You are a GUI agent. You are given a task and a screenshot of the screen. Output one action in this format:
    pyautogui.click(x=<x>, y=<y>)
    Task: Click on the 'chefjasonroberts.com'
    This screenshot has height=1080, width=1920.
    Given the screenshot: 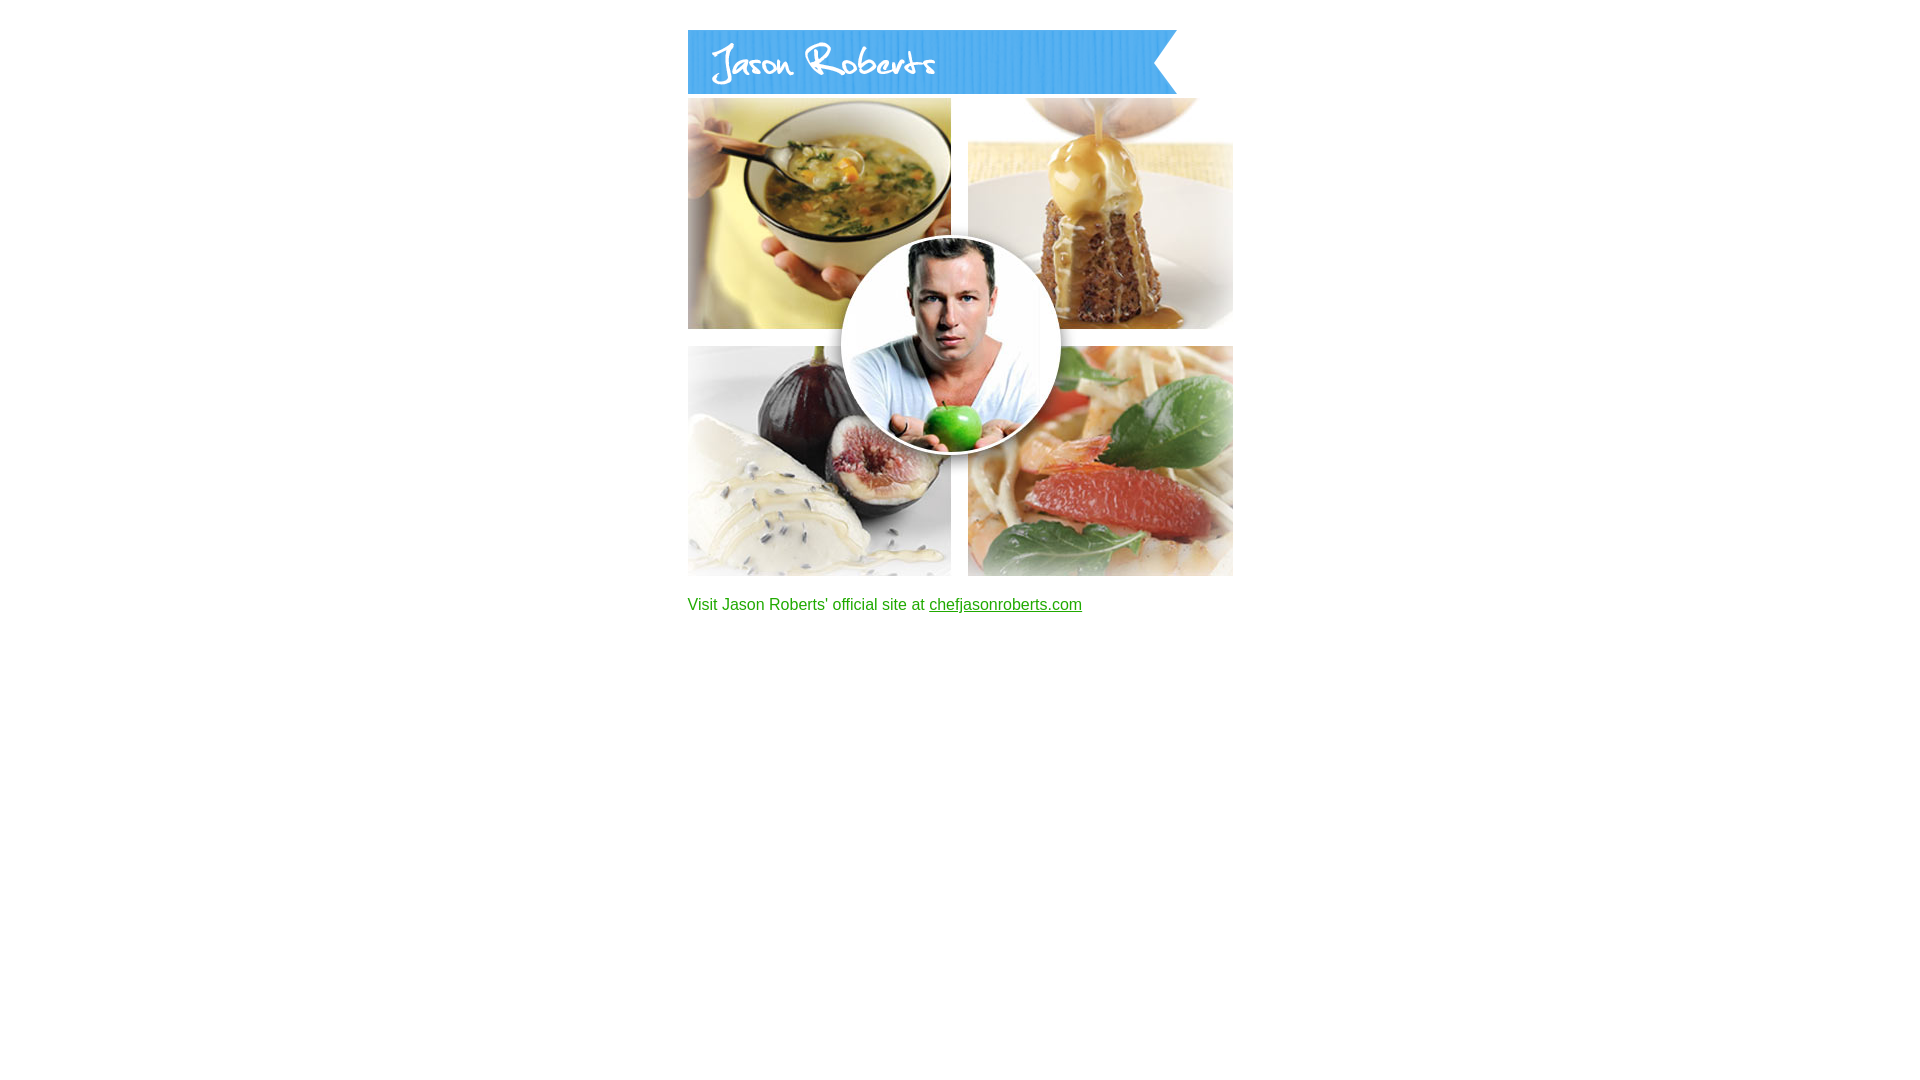 What is the action you would take?
    pyautogui.click(x=1005, y=603)
    